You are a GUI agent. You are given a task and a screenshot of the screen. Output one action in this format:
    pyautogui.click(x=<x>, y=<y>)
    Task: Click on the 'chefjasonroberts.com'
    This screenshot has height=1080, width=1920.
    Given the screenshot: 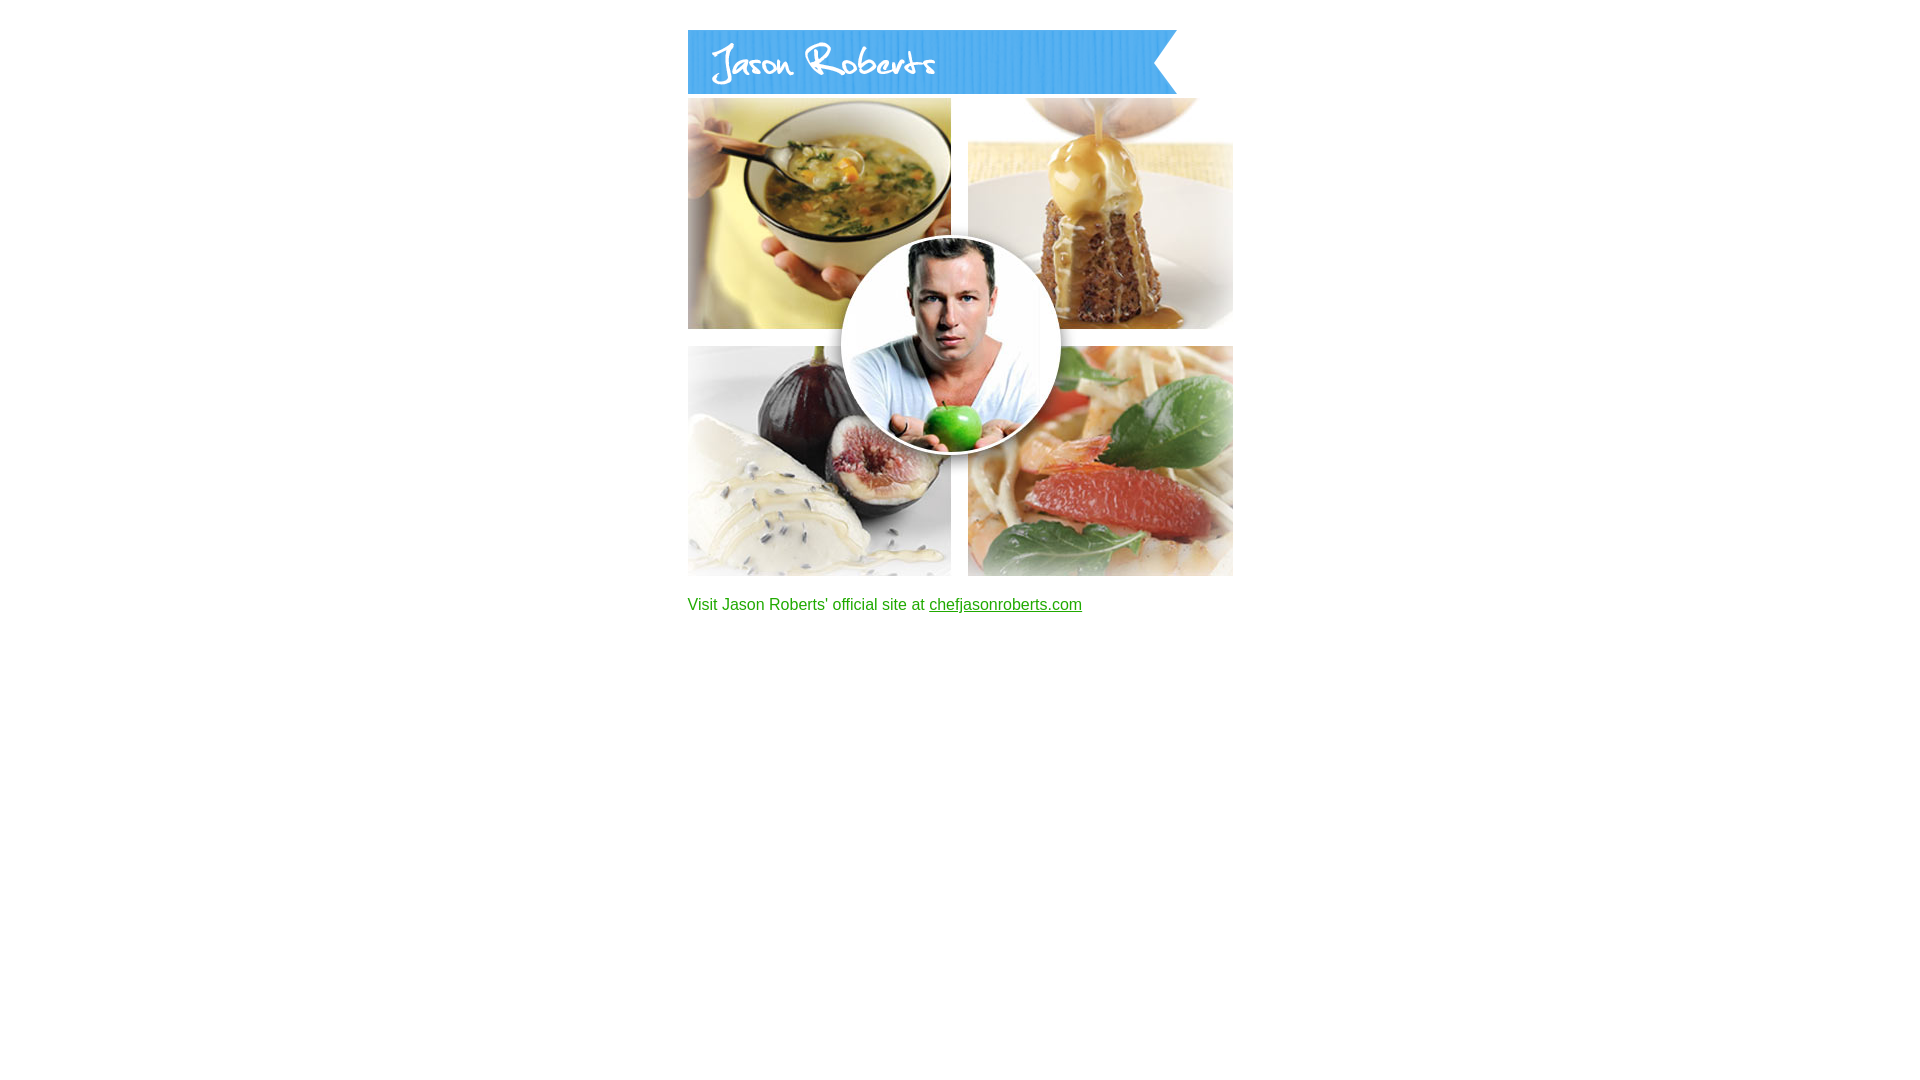 What is the action you would take?
    pyautogui.click(x=1005, y=603)
    